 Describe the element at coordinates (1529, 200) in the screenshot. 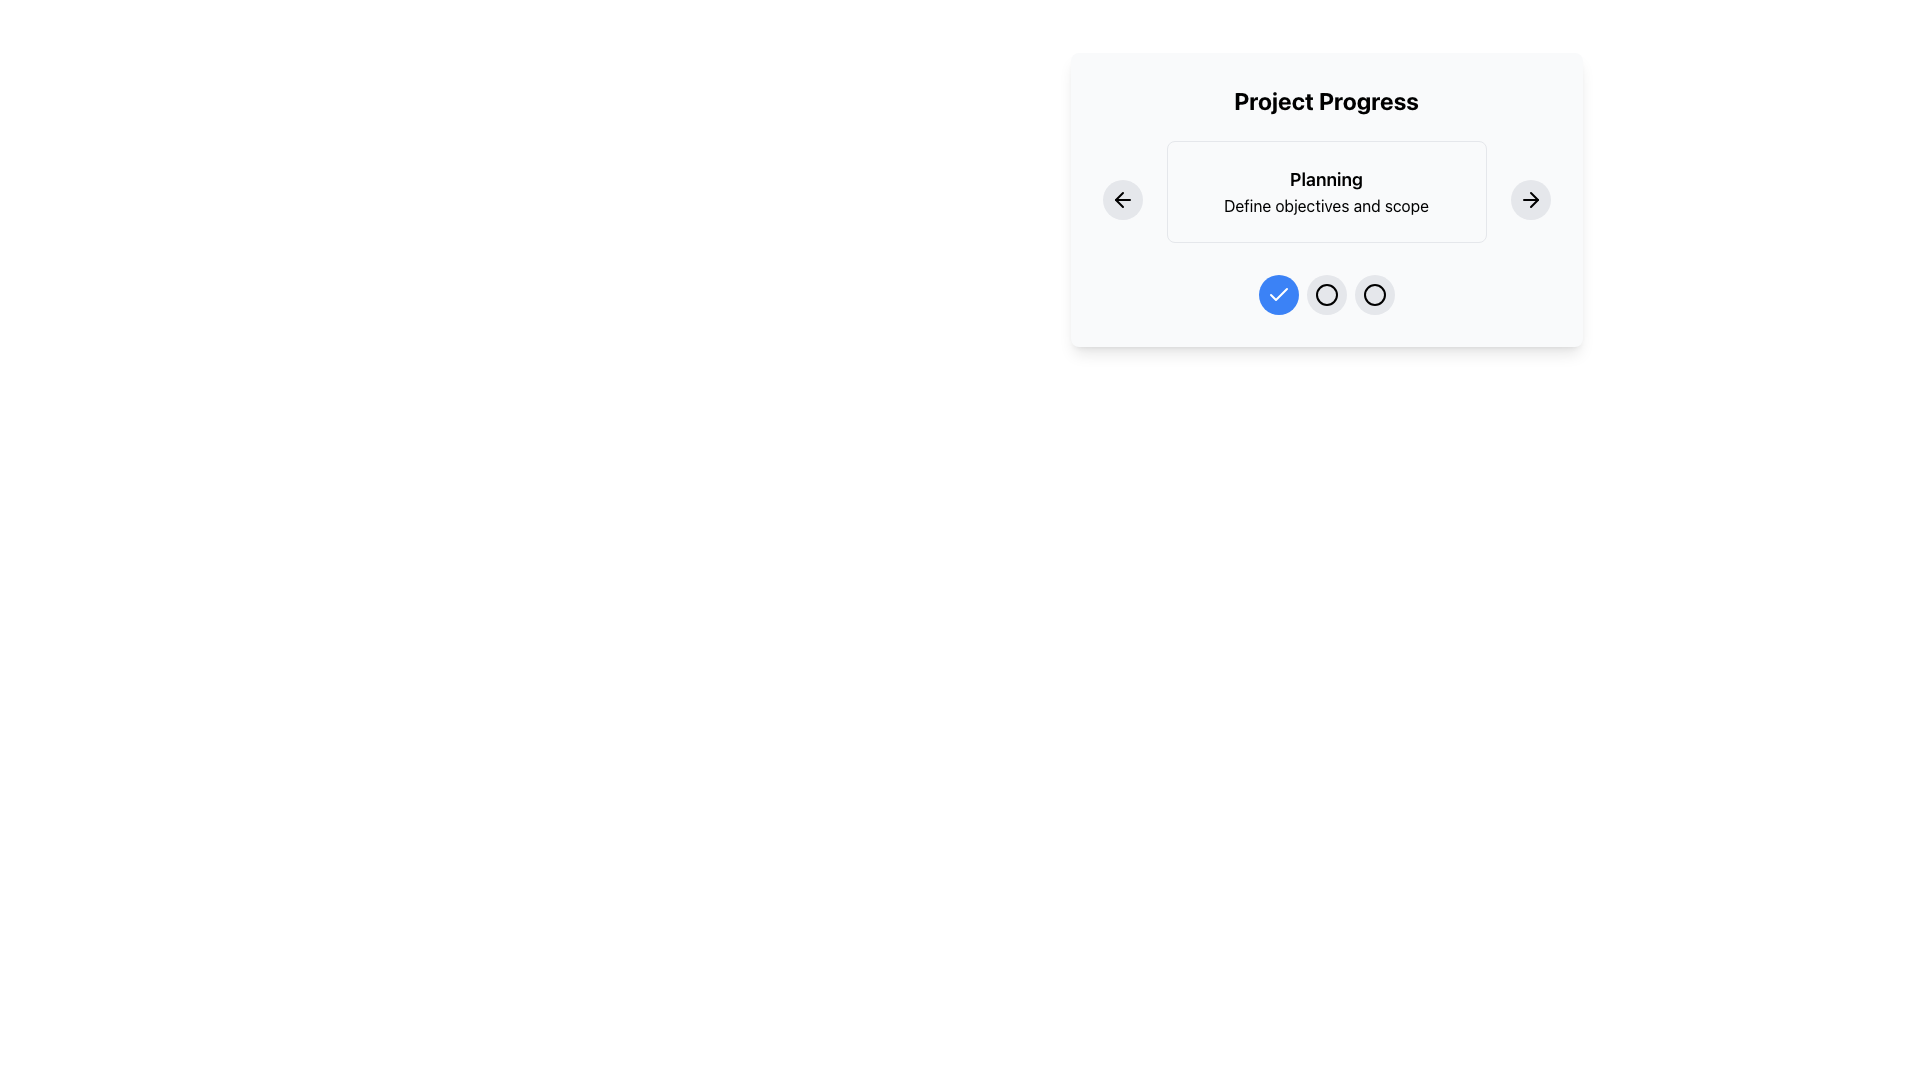

I see `the right-pointing arrow icon within the circular button on the 'Project Progress' card` at that location.